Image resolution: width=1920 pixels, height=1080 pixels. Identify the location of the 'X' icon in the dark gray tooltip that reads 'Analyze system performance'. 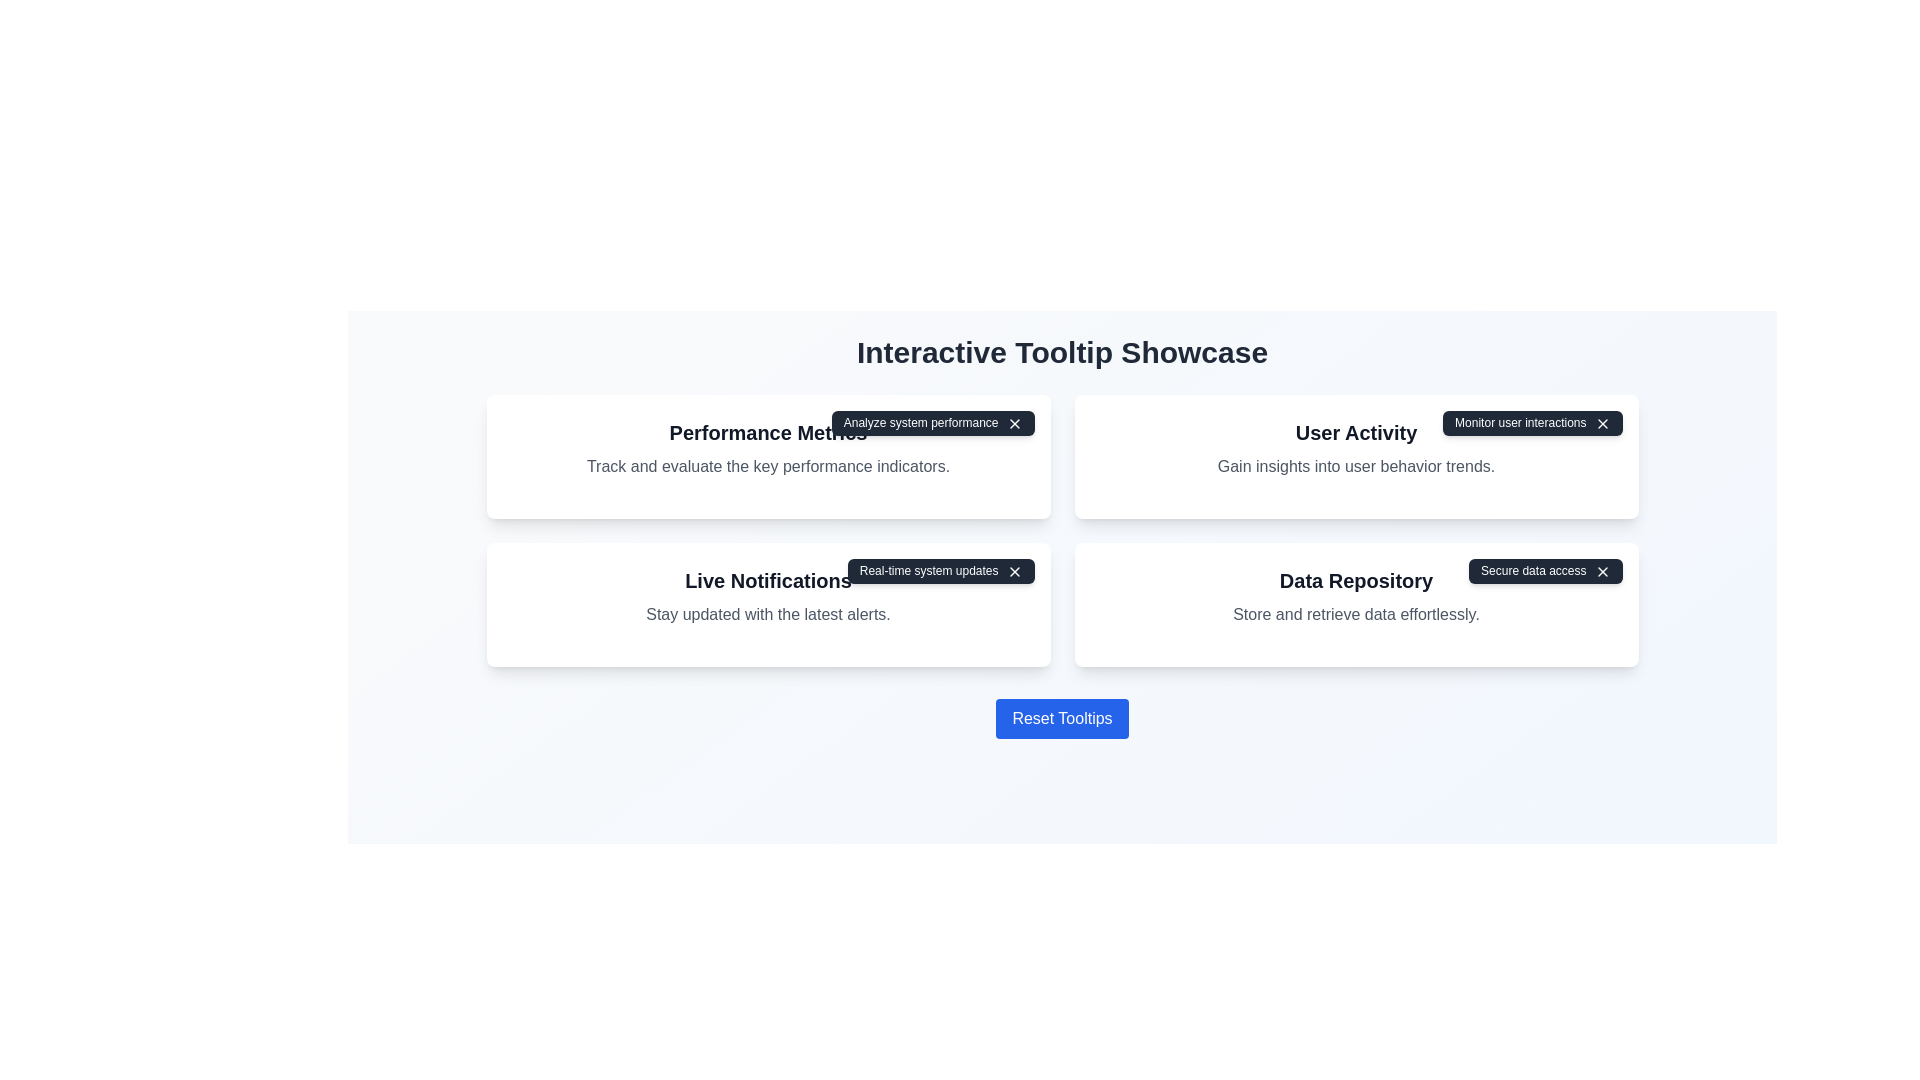
(931, 422).